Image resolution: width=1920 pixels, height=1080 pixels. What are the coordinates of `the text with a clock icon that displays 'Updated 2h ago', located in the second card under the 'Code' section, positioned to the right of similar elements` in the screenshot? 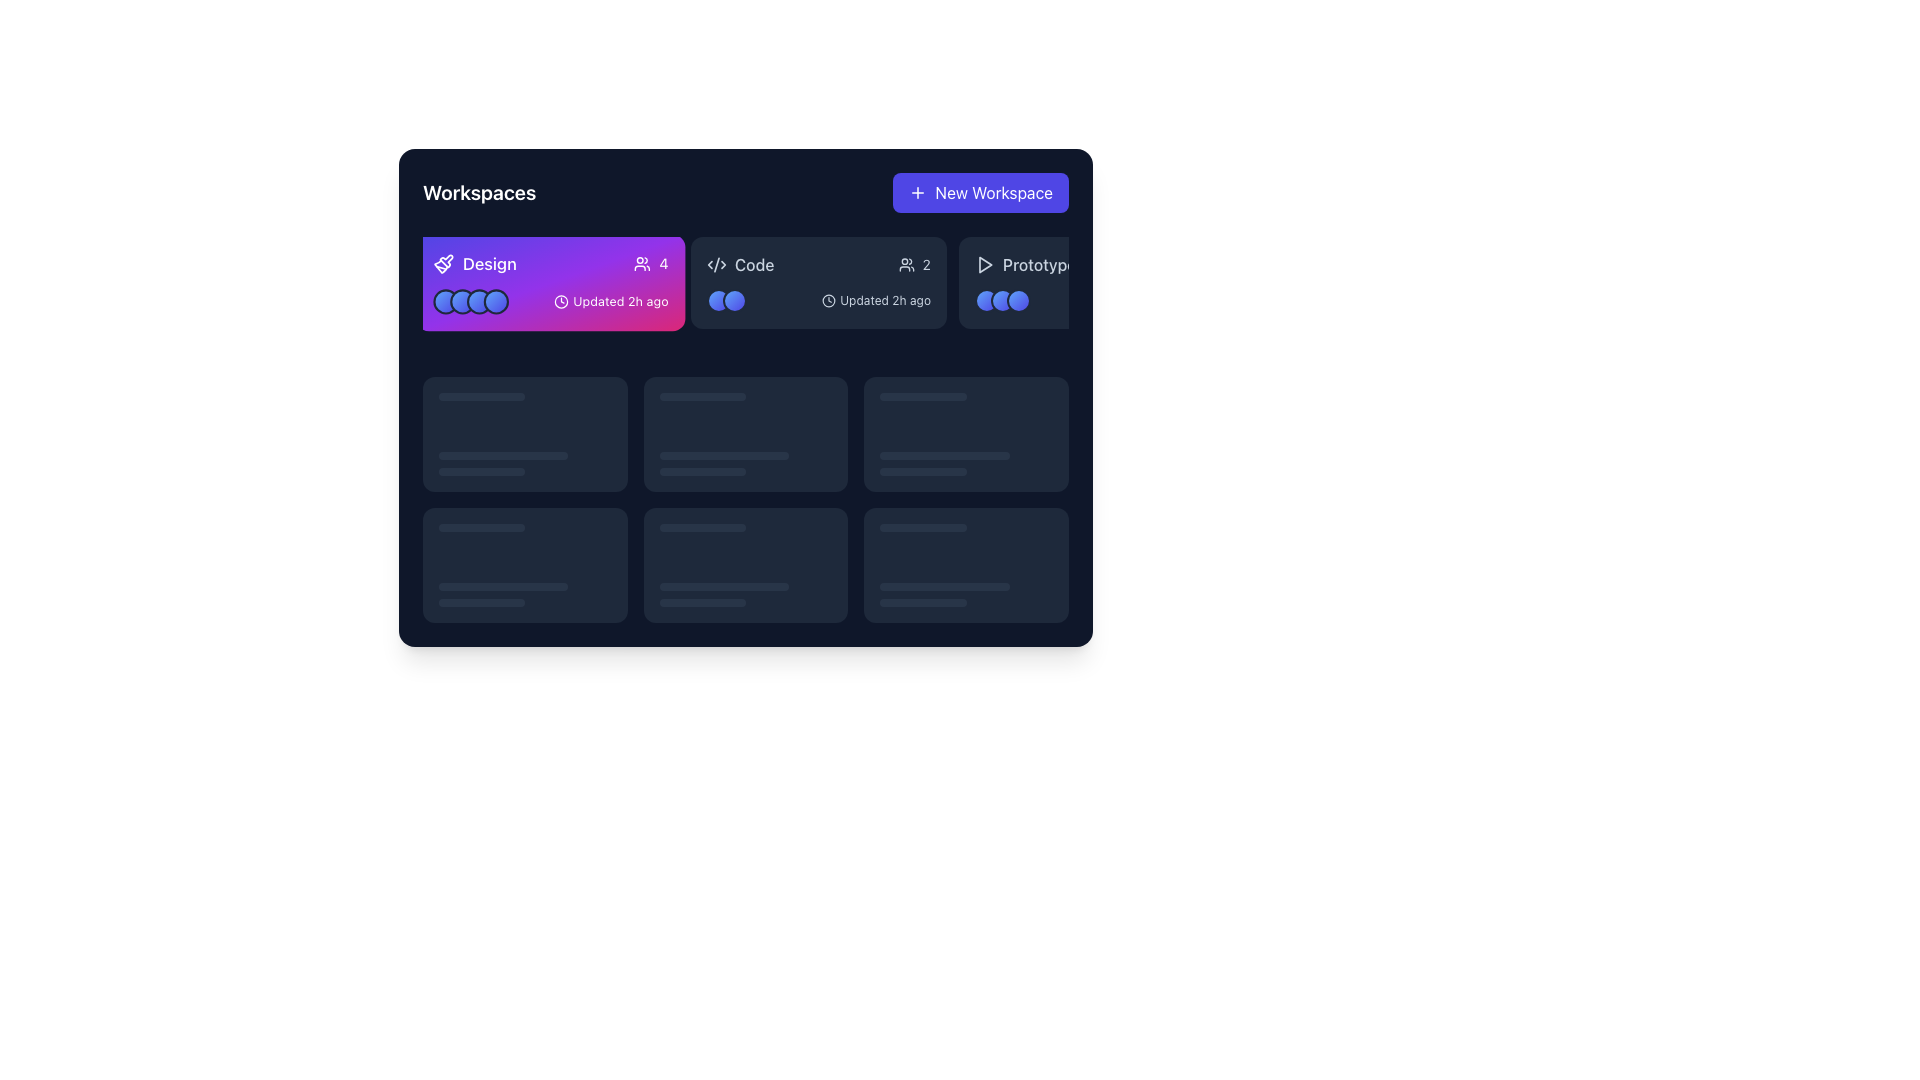 It's located at (876, 300).